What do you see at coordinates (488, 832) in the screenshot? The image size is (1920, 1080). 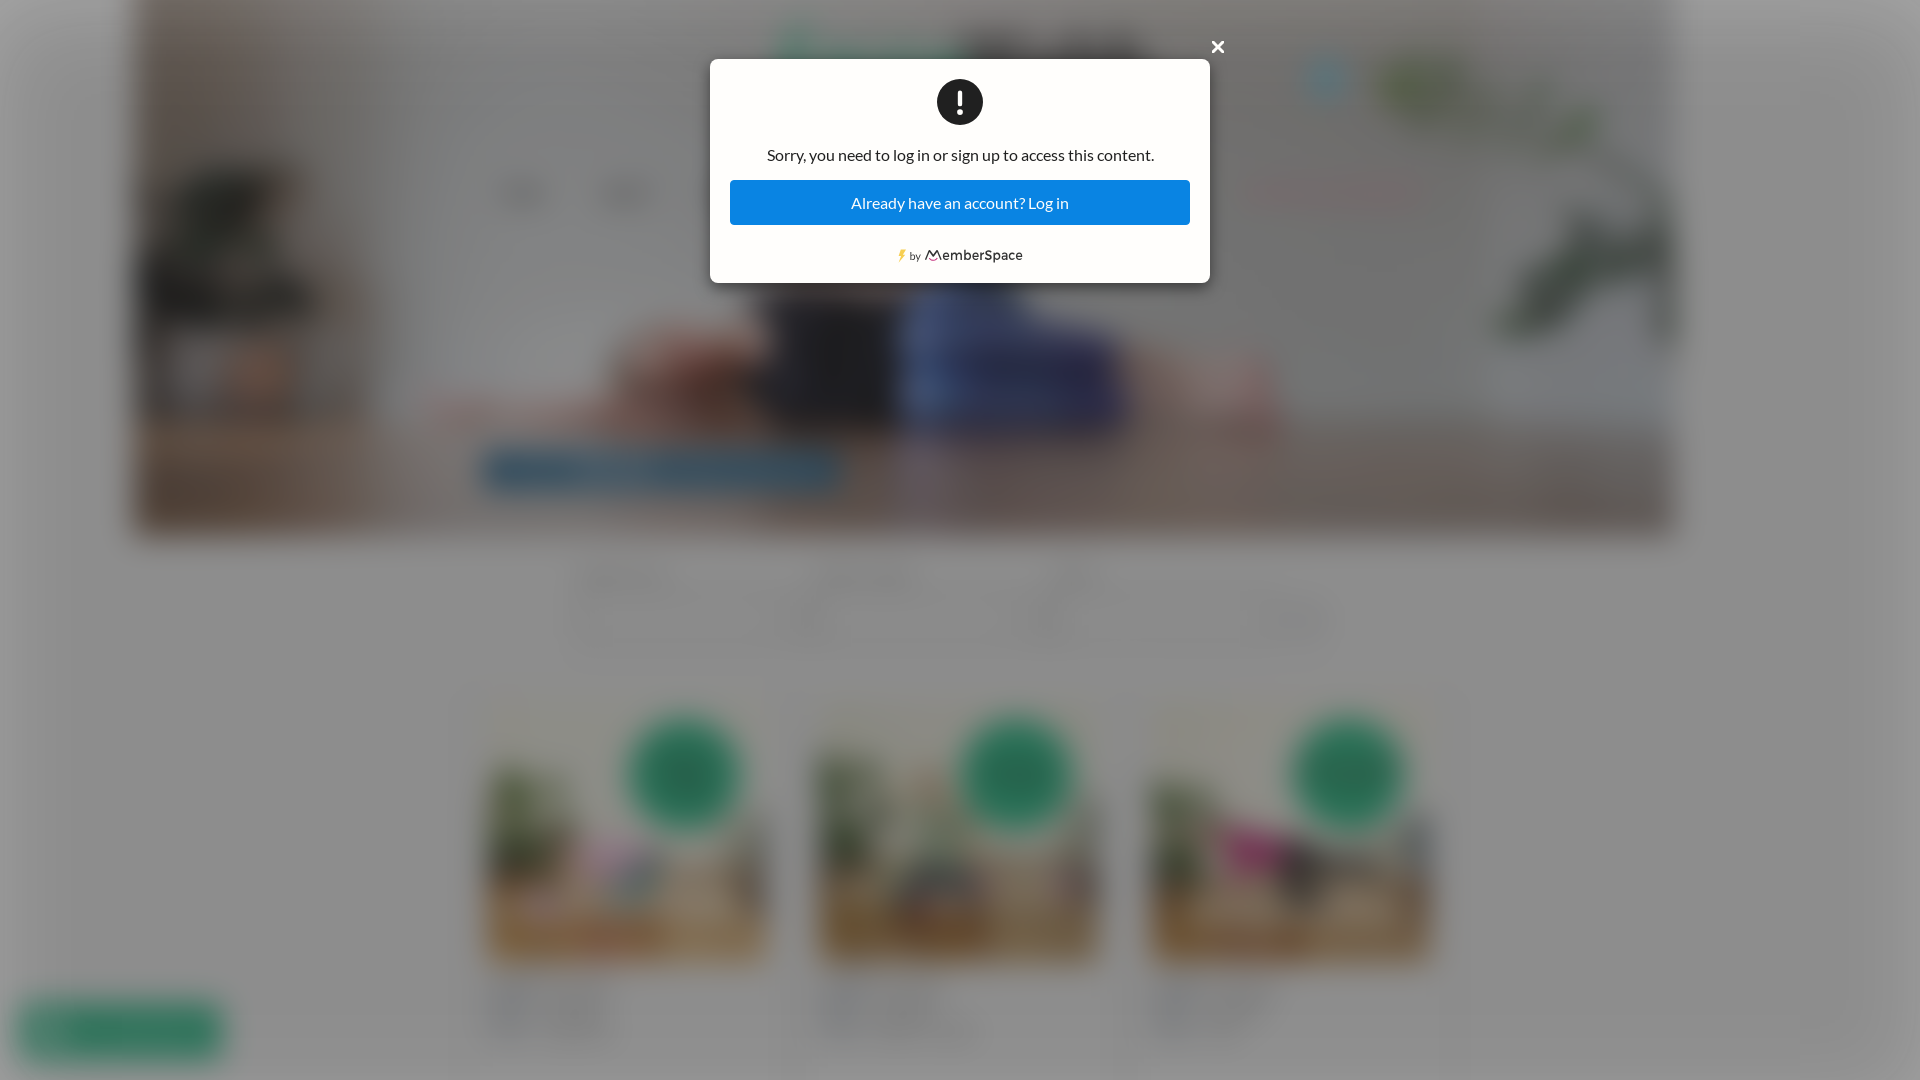 I see `'A good ol' hip 'n shoulder 1546.png'` at bounding box center [488, 832].